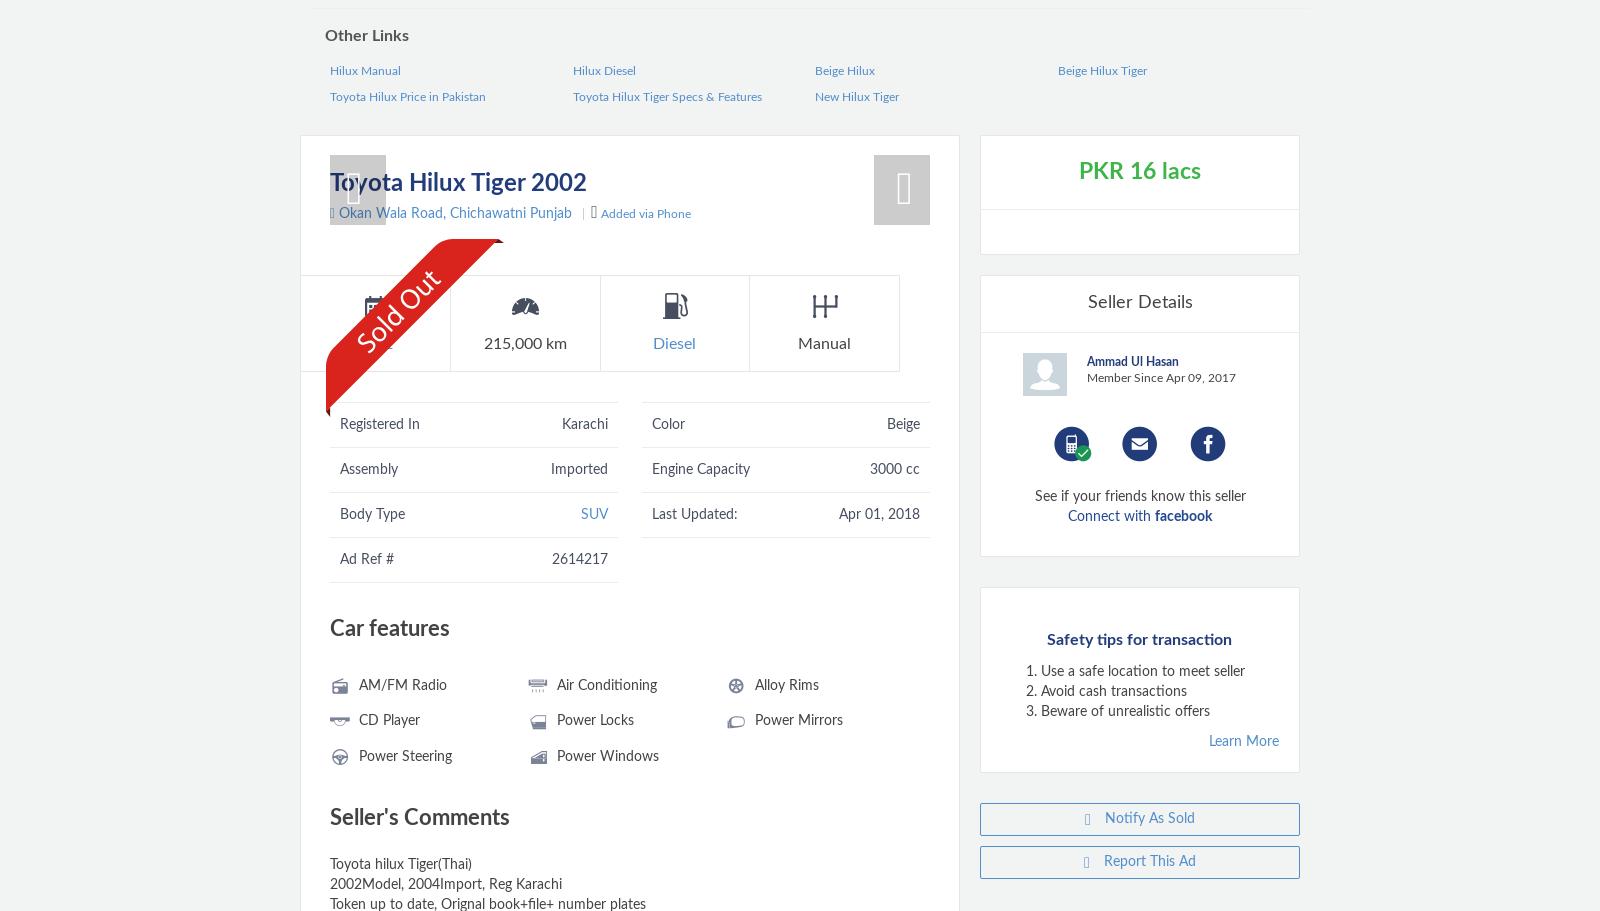 The image size is (1600, 911). What do you see at coordinates (387, 720) in the screenshot?
I see `'CD Player'` at bounding box center [387, 720].